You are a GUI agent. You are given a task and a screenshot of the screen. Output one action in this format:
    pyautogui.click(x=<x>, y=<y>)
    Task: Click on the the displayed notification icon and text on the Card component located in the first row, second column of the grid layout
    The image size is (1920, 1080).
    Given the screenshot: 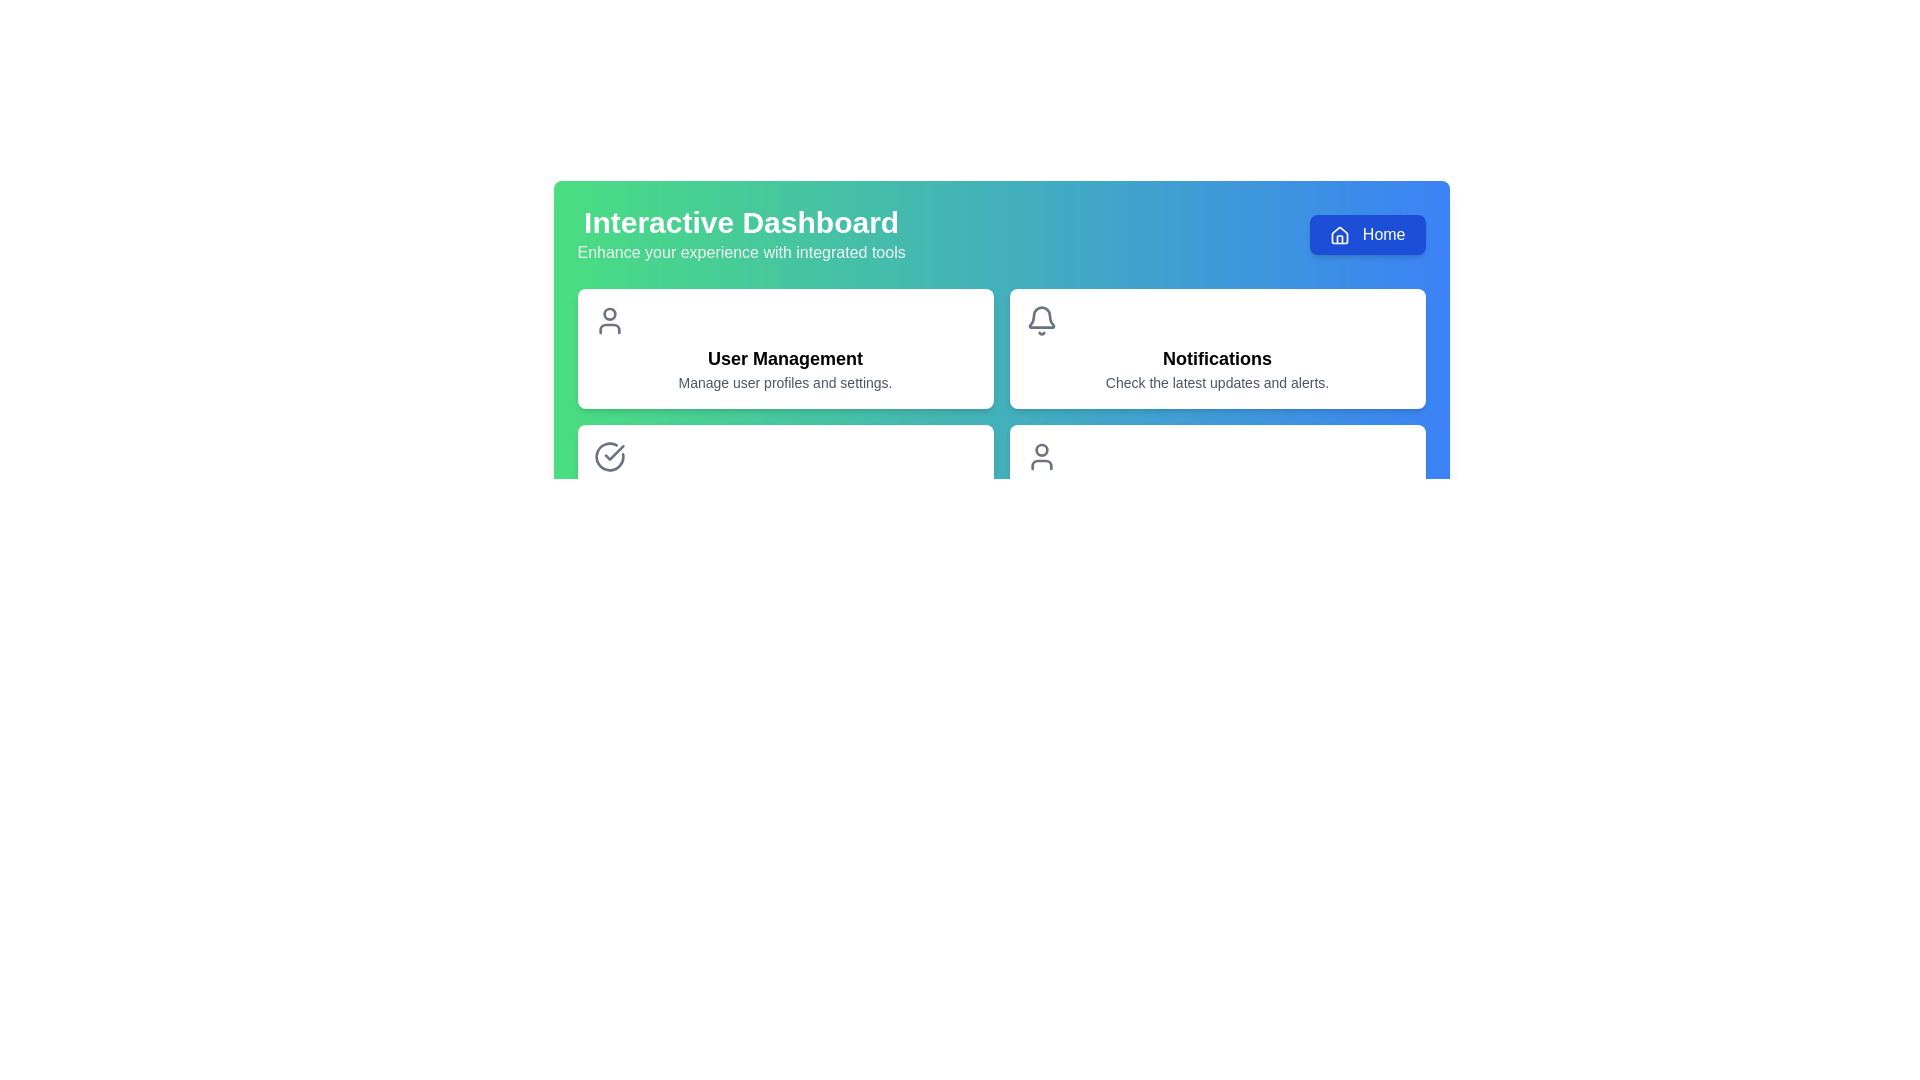 What is the action you would take?
    pyautogui.click(x=1216, y=347)
    